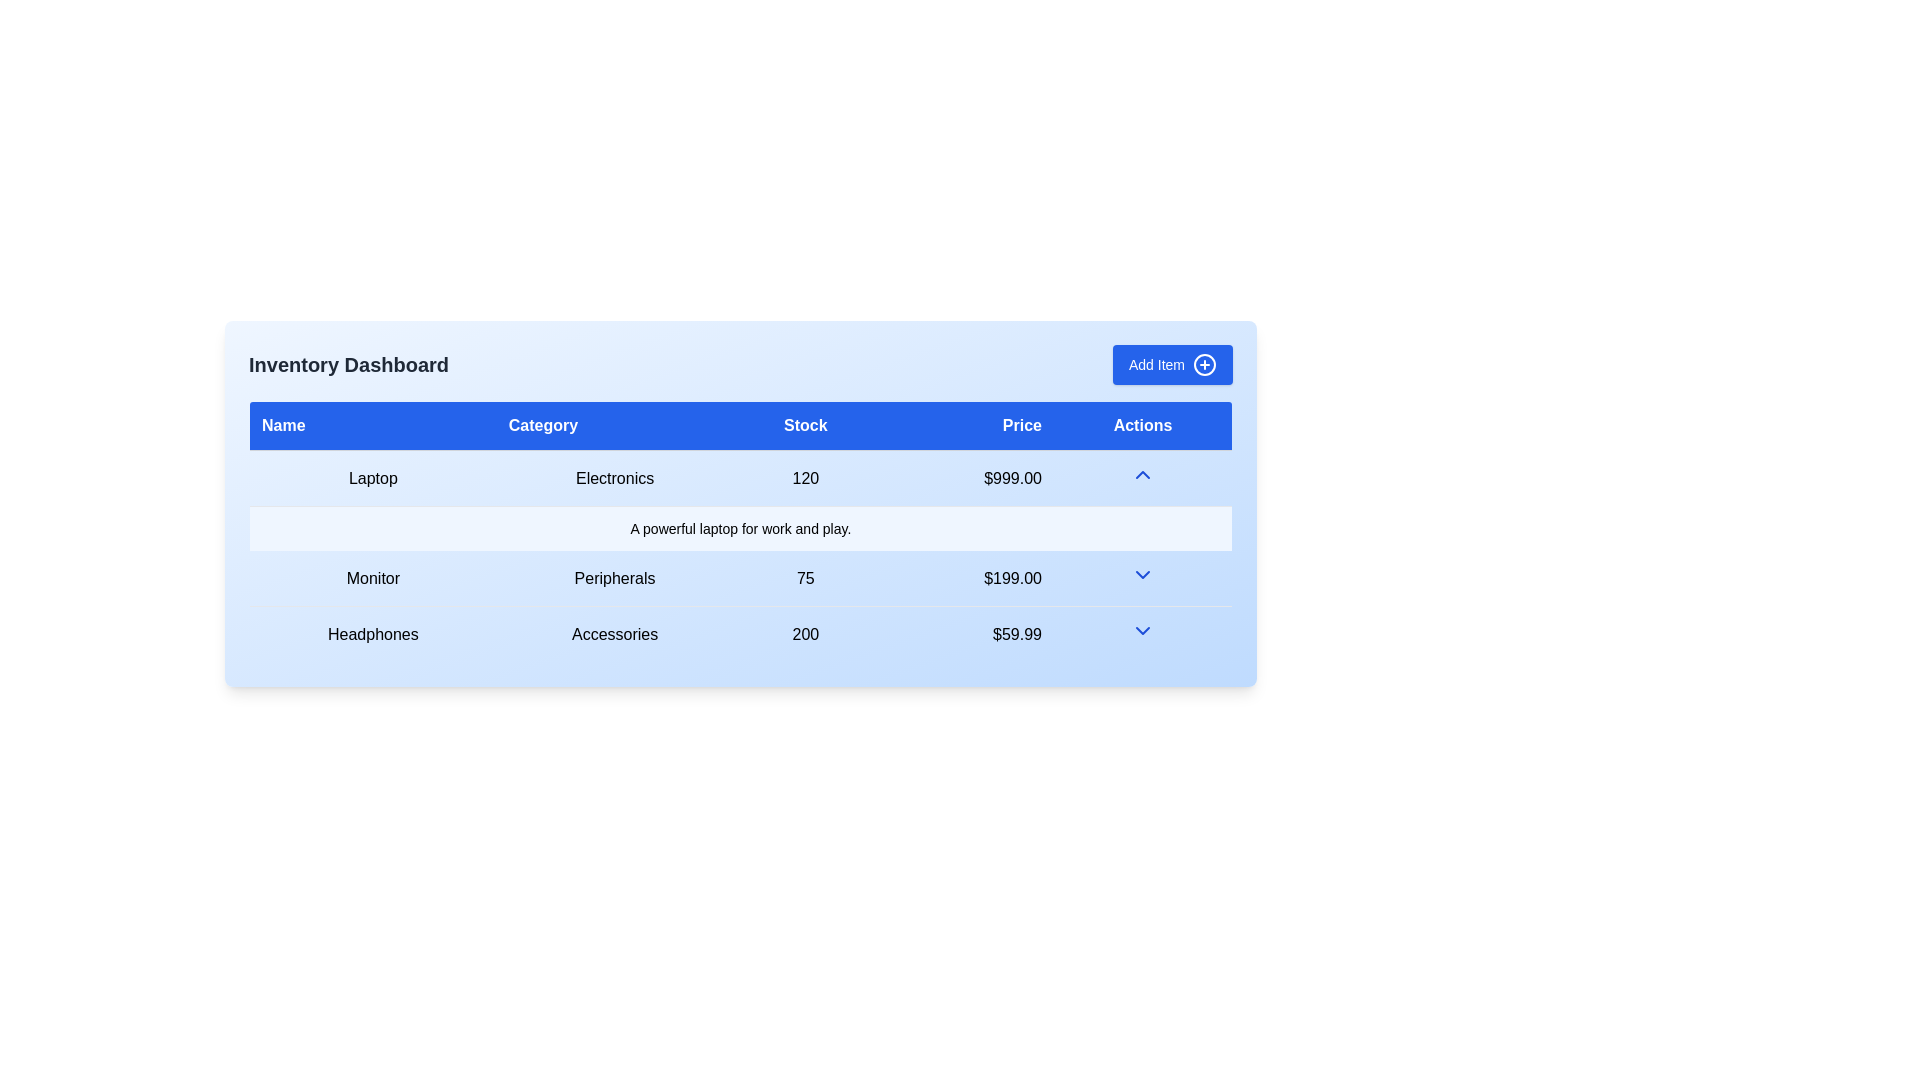 This screenshot has height=1080, width=1920. Describe the element at coordinates (1143, 478) in the screenshot. I see `the small, blue-colored upward-facing caret icon in the 'Actions' column of the inventory table` at that location.